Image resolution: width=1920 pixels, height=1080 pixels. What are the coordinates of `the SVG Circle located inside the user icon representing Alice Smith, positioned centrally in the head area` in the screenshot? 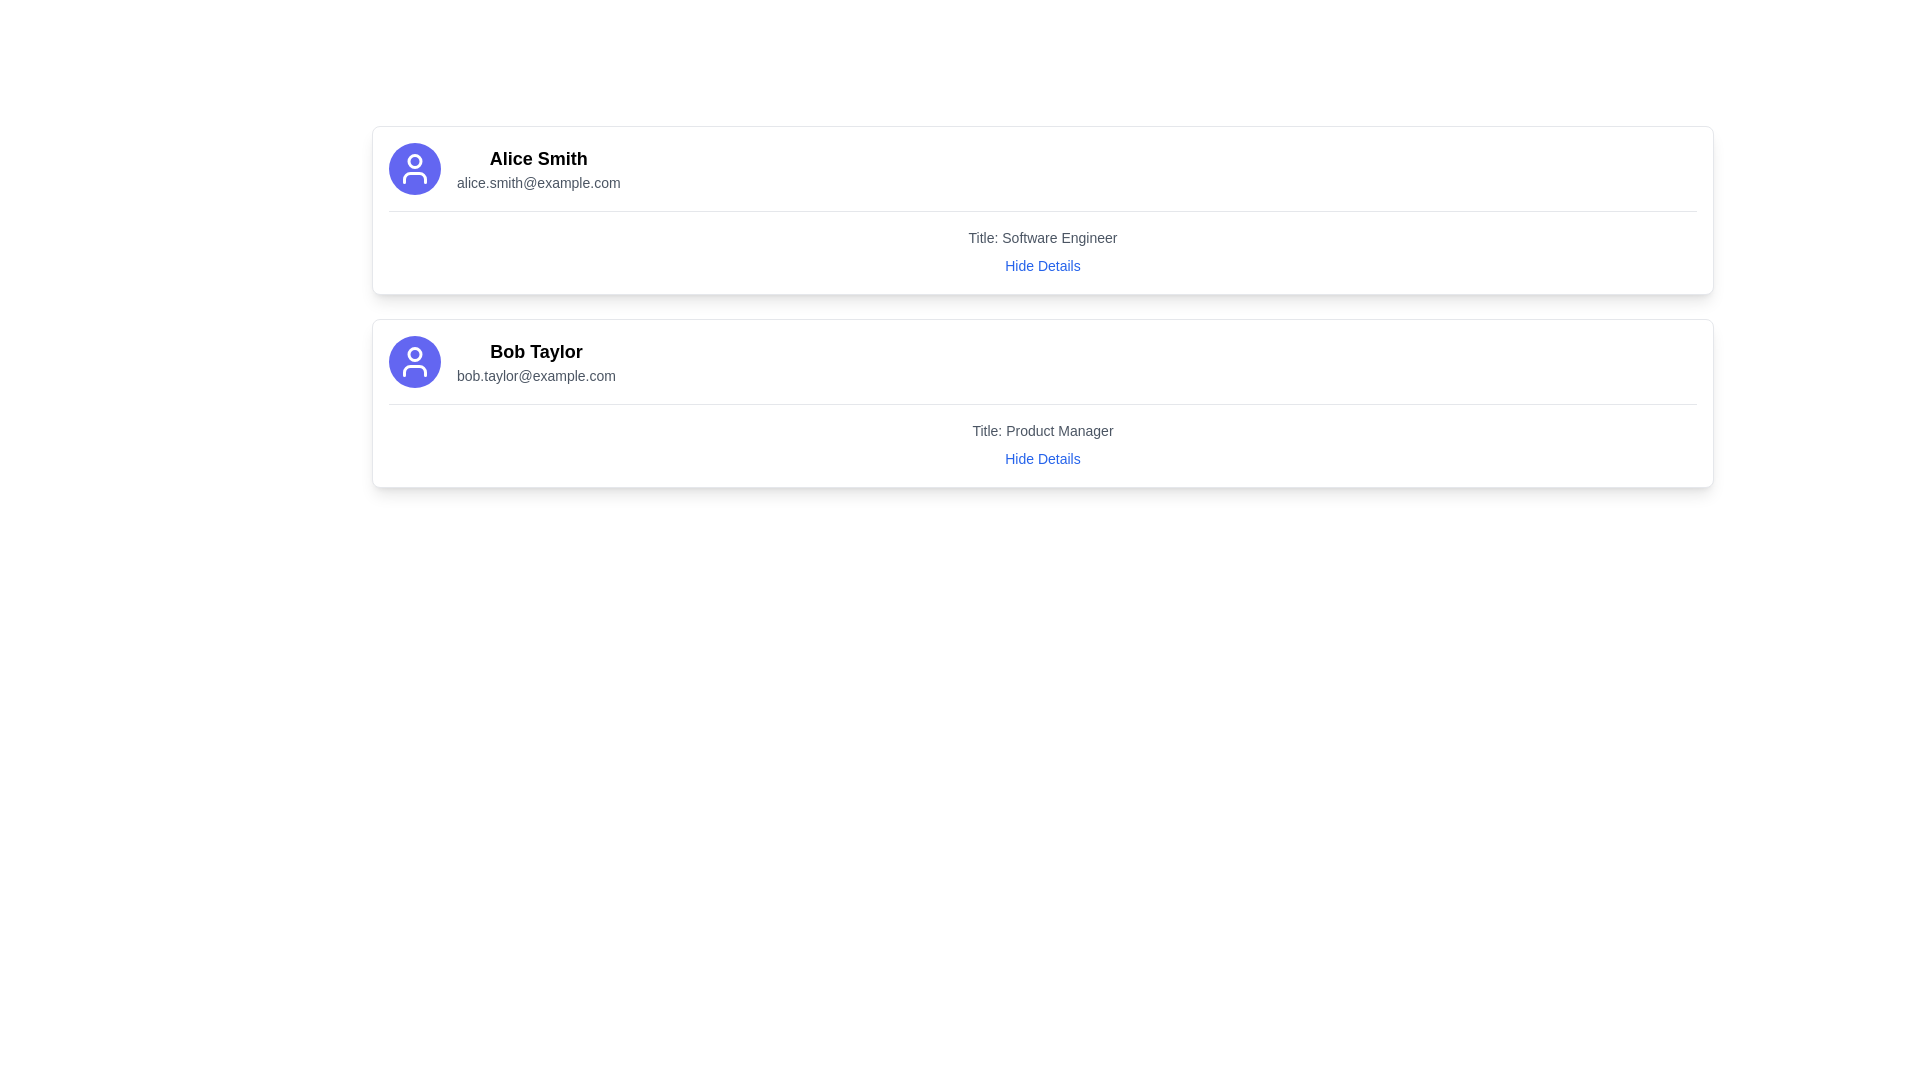 It's located at (413, 160).